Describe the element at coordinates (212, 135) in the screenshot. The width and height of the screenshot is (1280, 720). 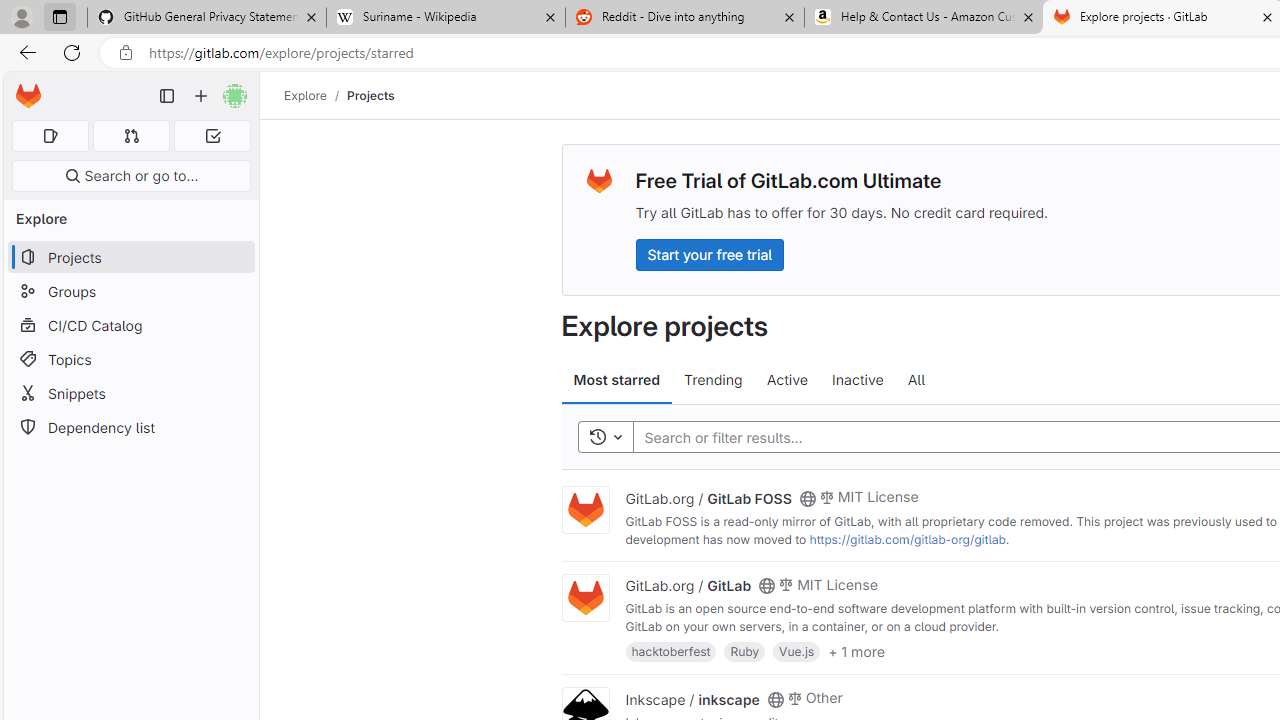
I see `'To-Do list 0'` at that location.